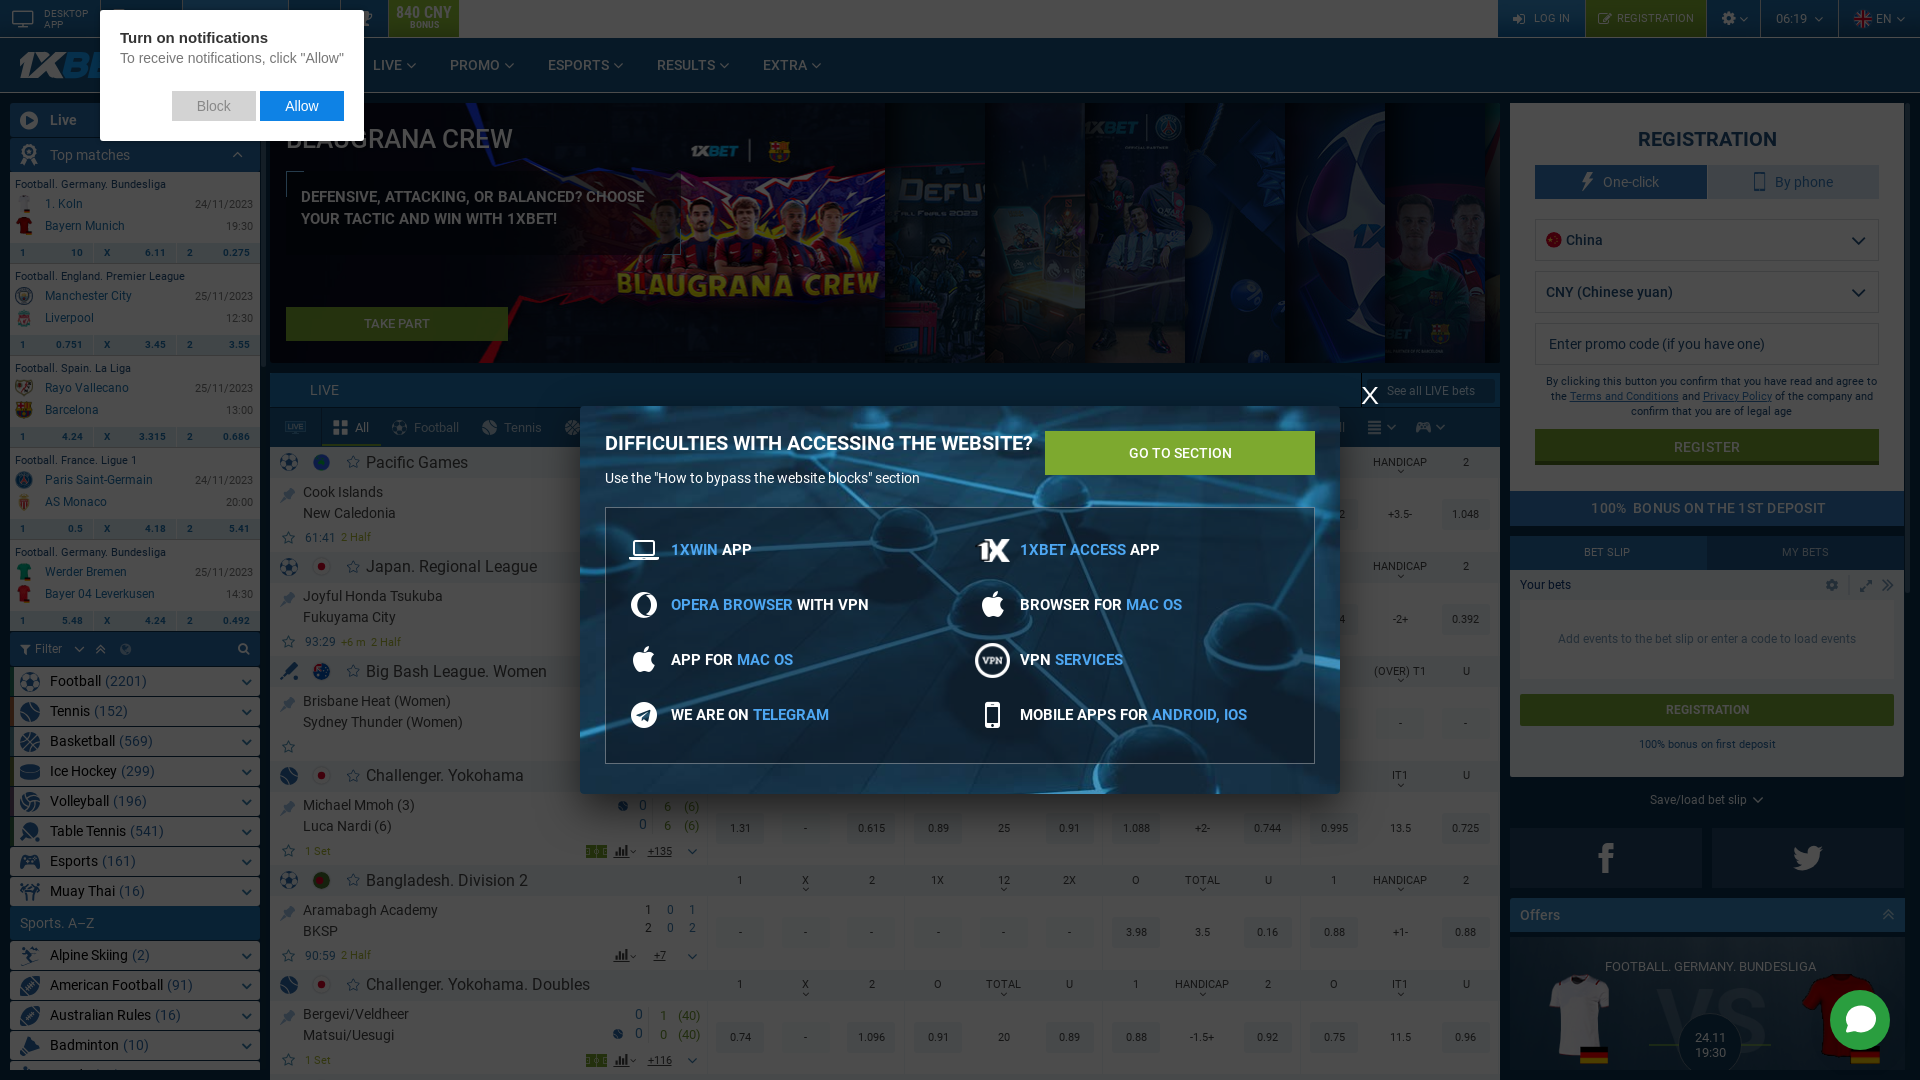 The image size is (1920, 1080). What do you see at coordinates (9, 527) in the screenshot?
I see `'1` at bounding box center [9, 527].